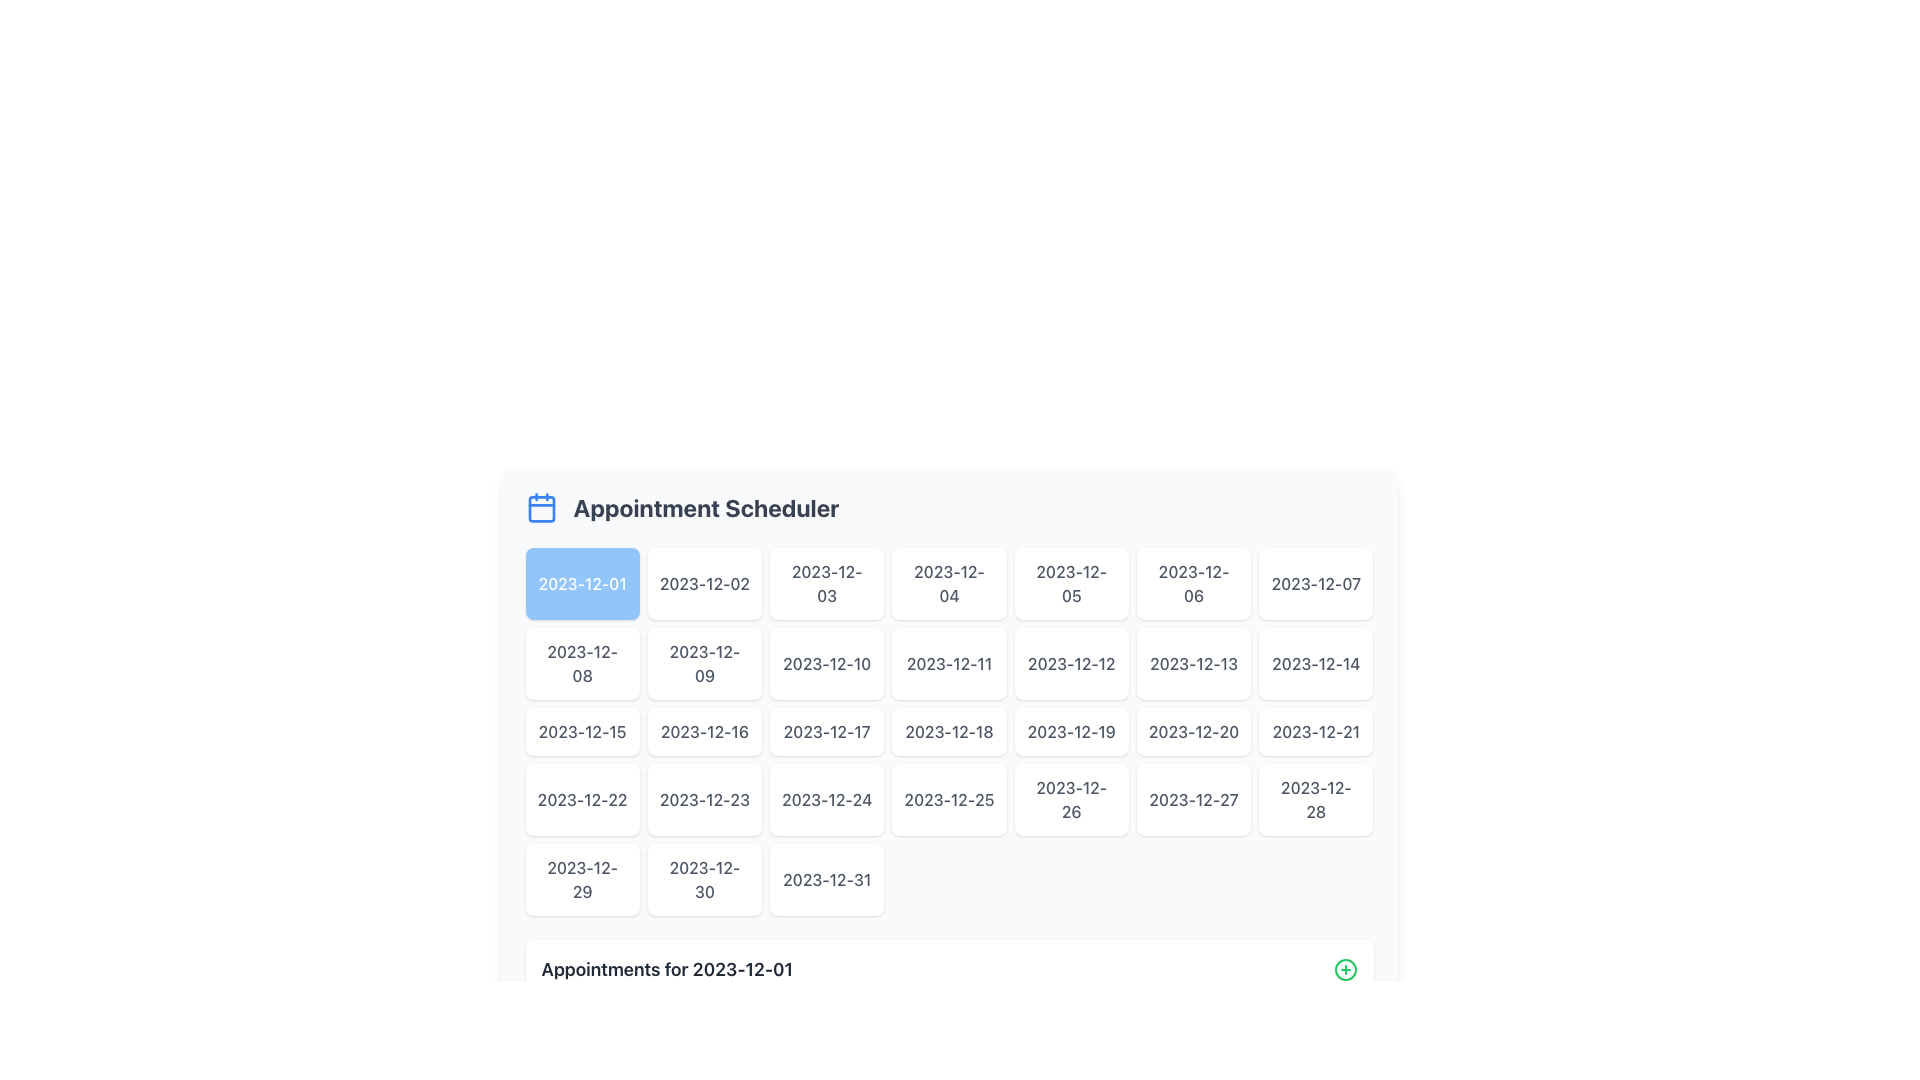 The height and width of the screenshot is (1080, 1920). Describe the element at coordinates (1316, 583) in the screenshot. I see `the date button displaying '2023-12-07' in the top-right corner of the Appointment Scheduler grid` at that location.